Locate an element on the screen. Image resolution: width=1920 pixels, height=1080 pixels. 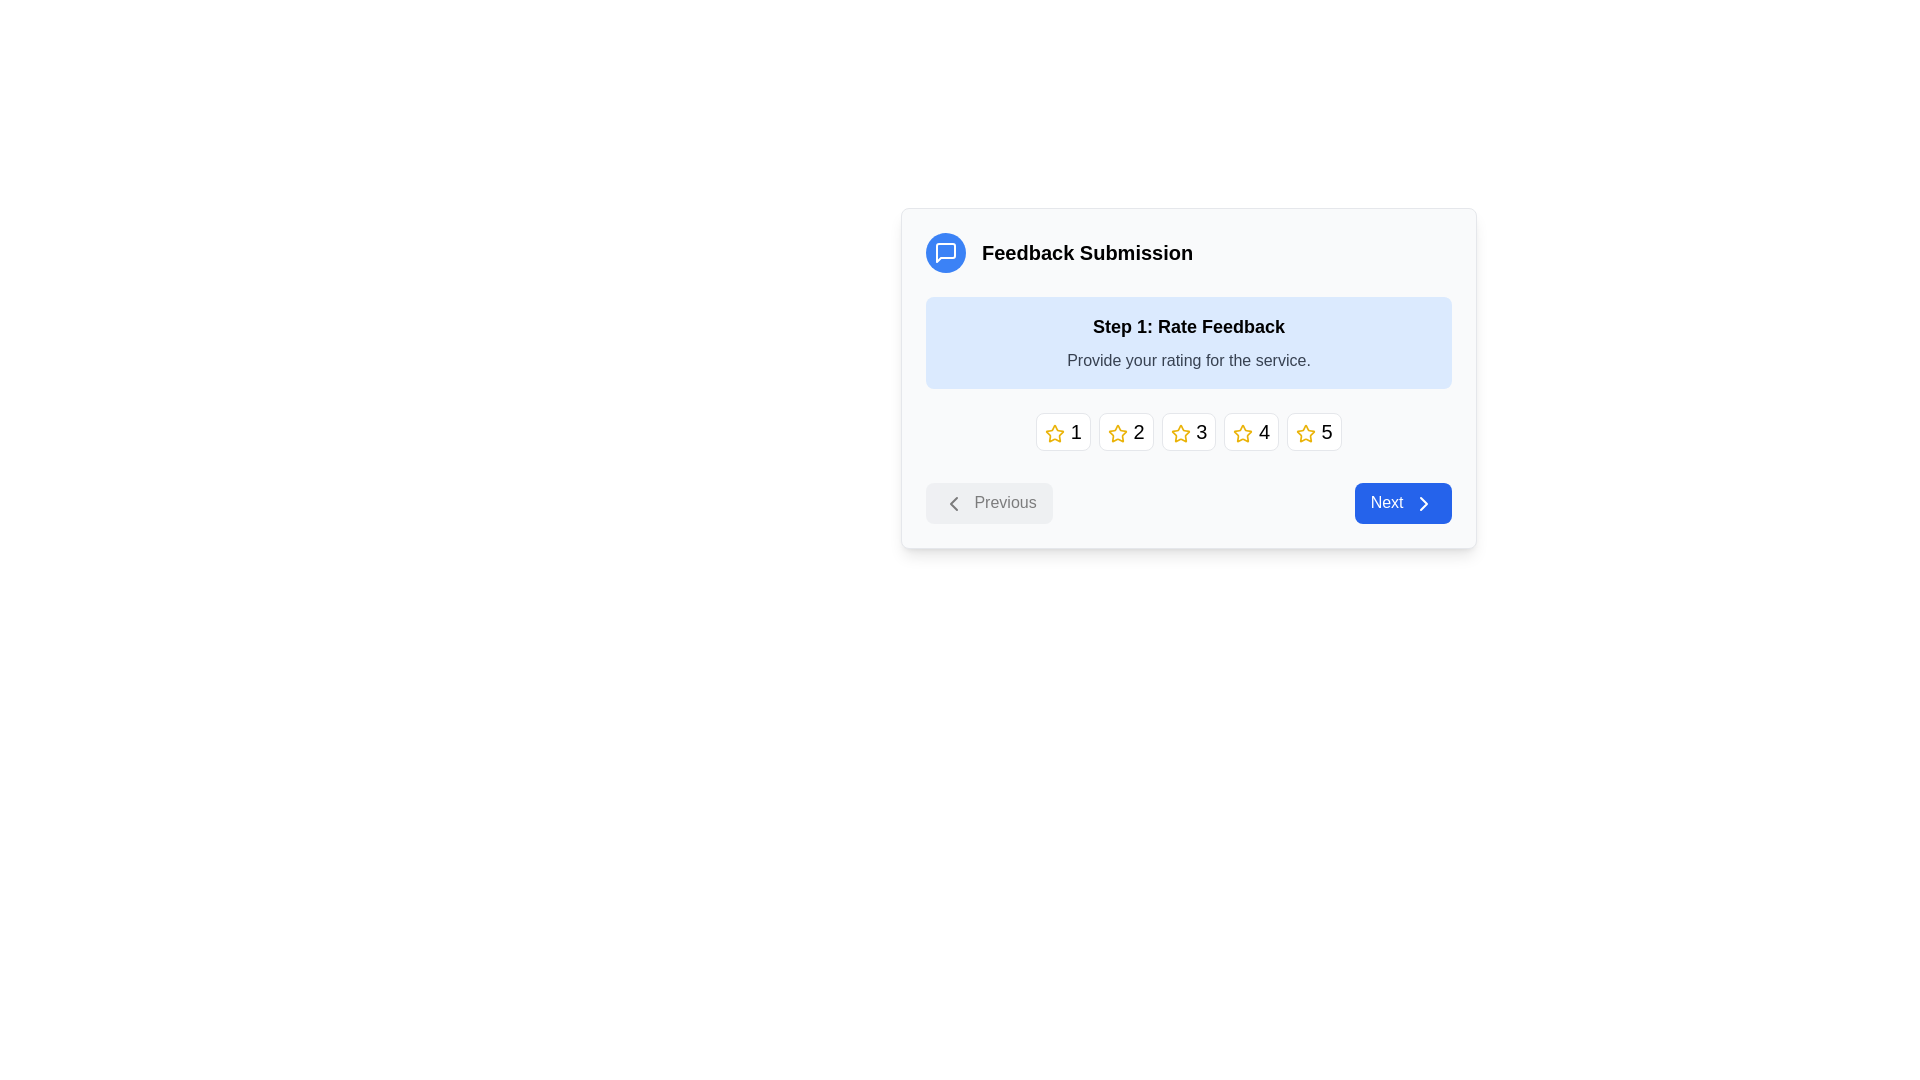
the rating button labeled '2' with a star icon is located at coordinates (1126, 431).